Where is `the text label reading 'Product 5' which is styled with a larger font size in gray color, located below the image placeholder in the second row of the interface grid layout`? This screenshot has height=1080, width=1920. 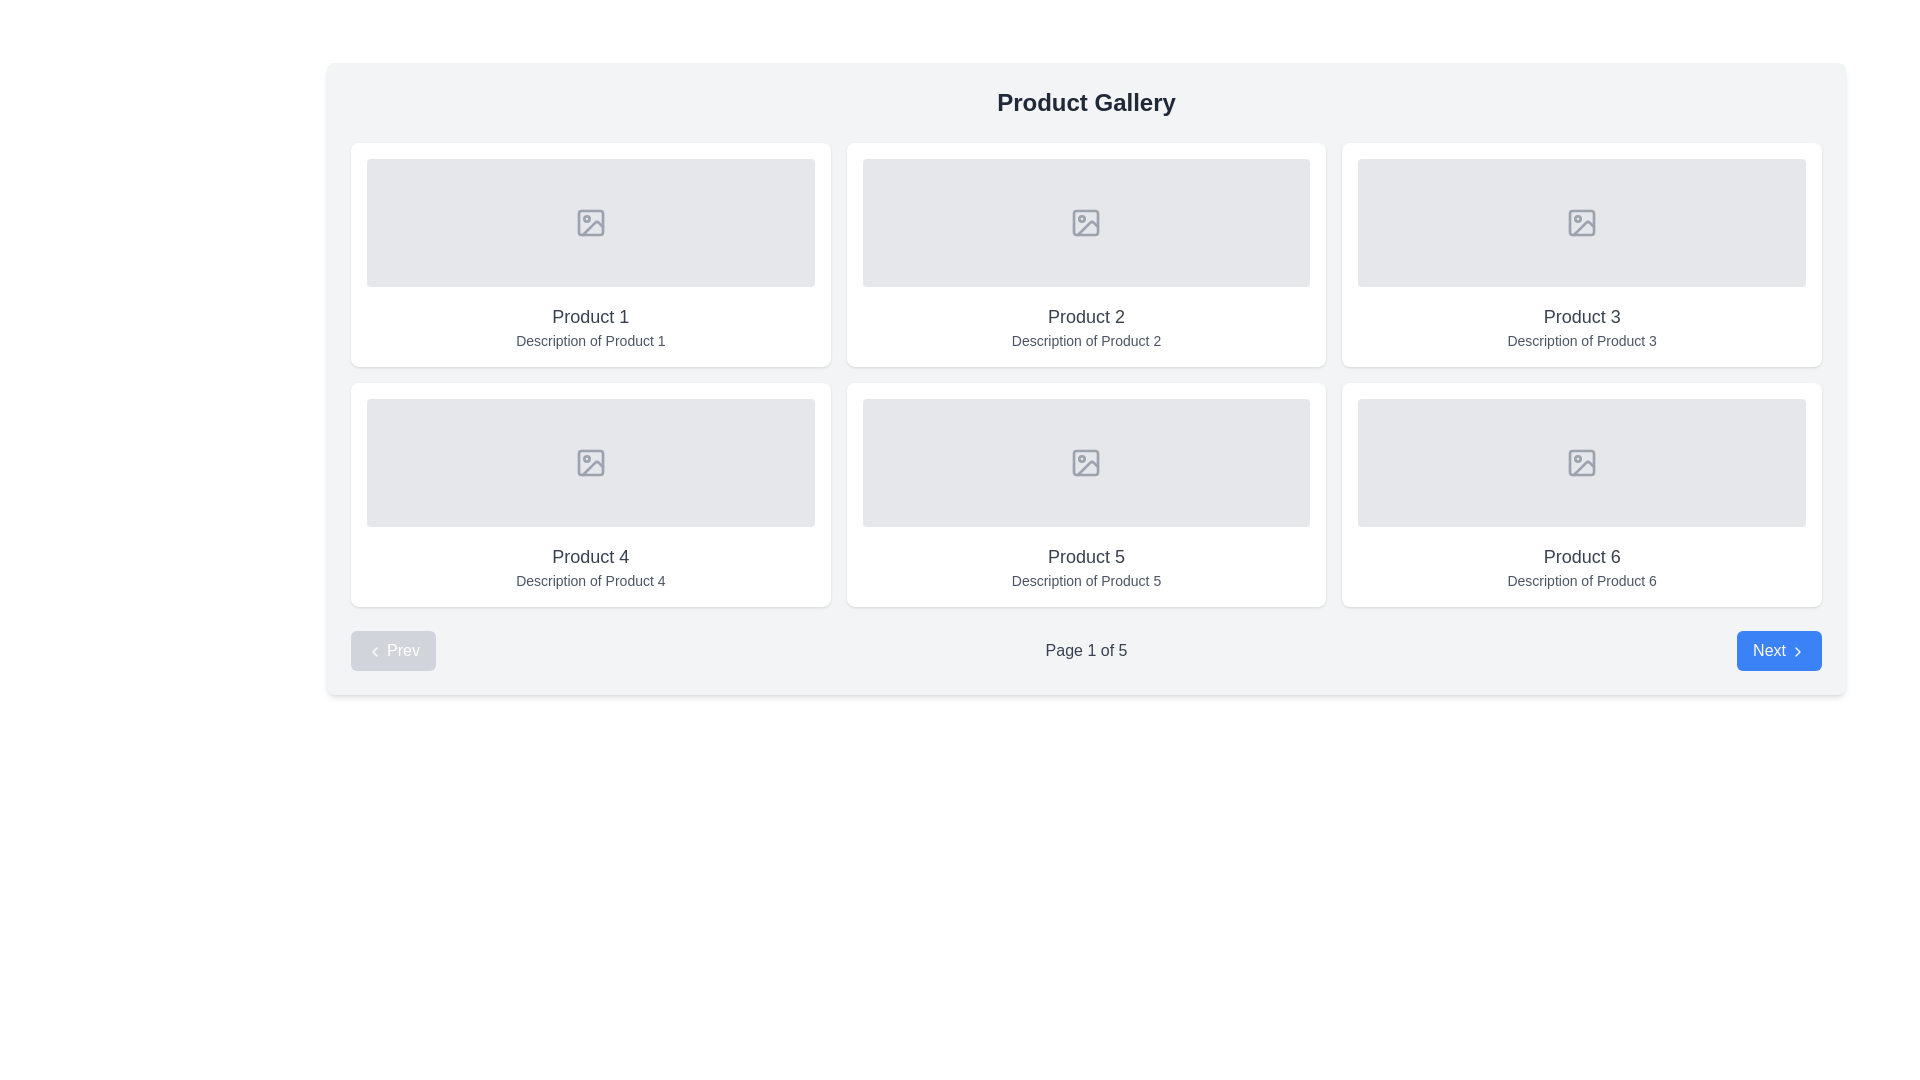 the text label reading 'Product 5' which is styled with a larger font size in gray color, located below the image placeholder in the second row of the interface grid layout is located at coordinates (1085, 556).